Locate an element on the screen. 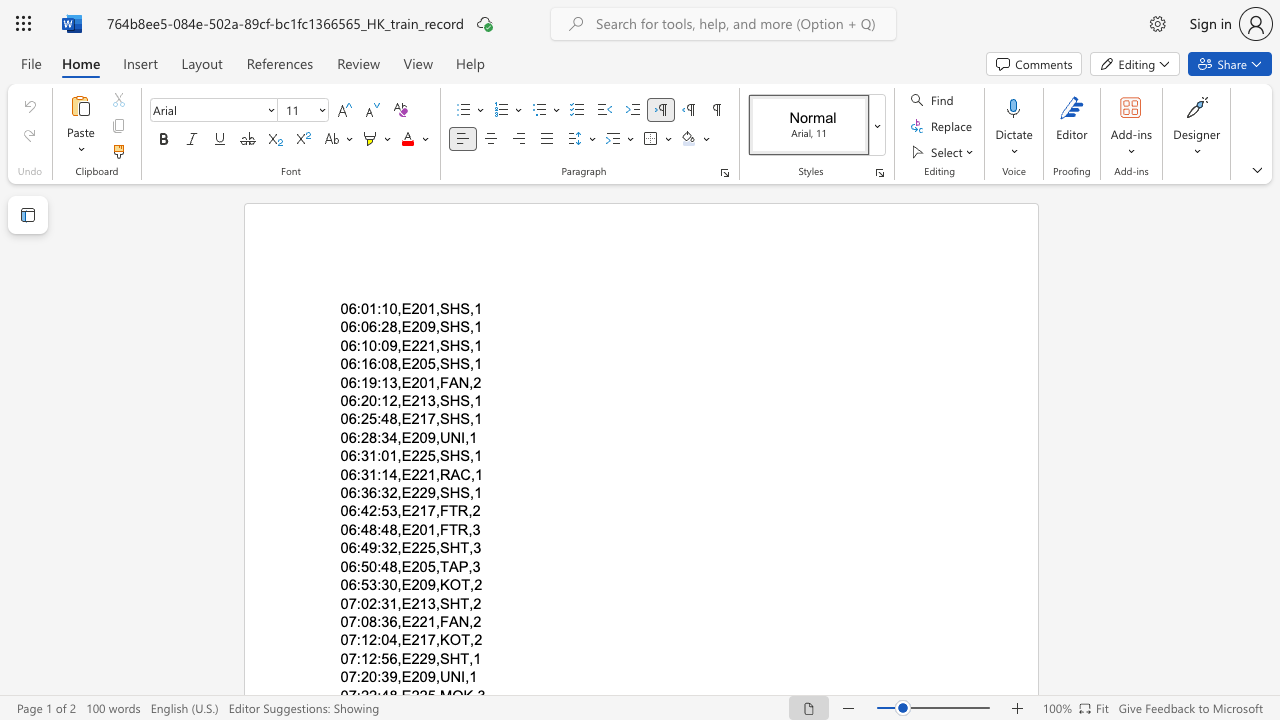 The height and width of the screenshot is (720, 1280). the space between the continuous character "S" and "H" in the text is located at coordinates (448, 418).